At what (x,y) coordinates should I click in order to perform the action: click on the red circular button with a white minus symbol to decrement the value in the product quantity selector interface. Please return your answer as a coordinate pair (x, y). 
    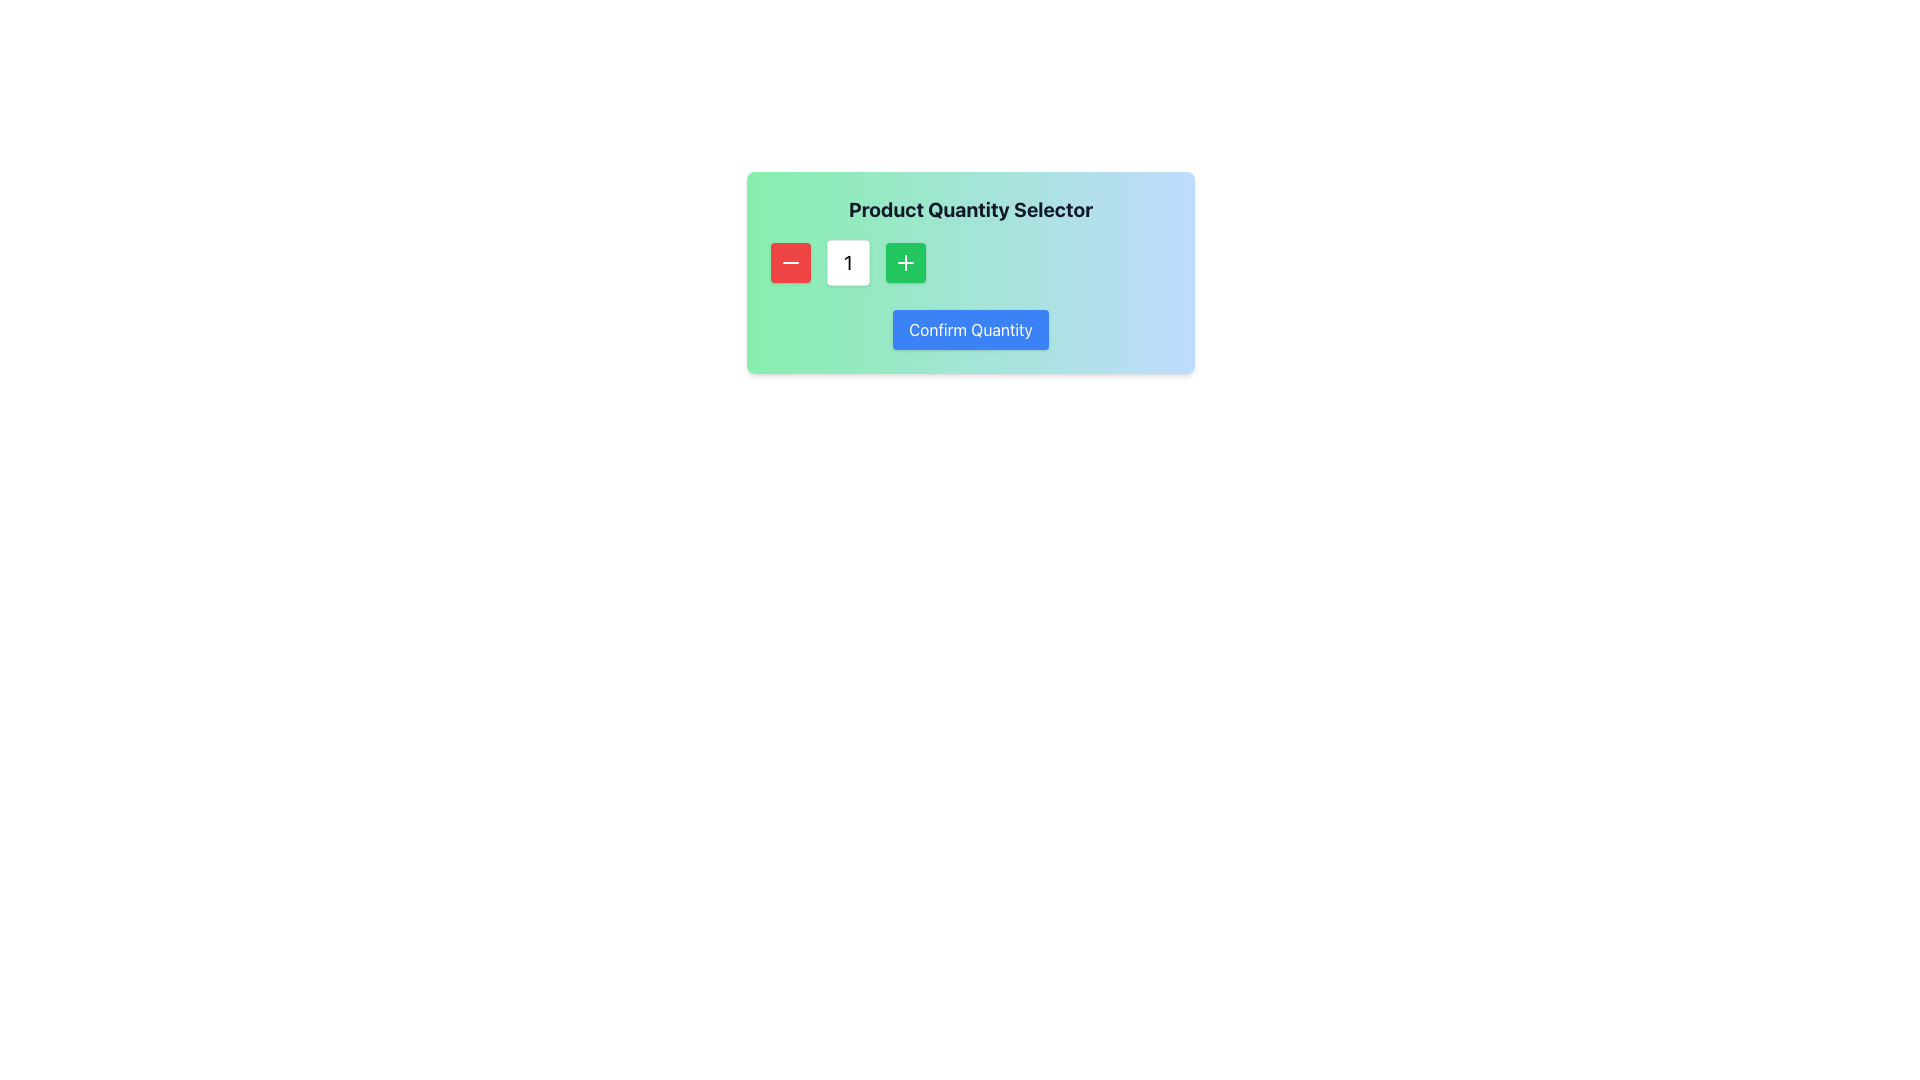
    Looking at the image, I should click on (790, 261).